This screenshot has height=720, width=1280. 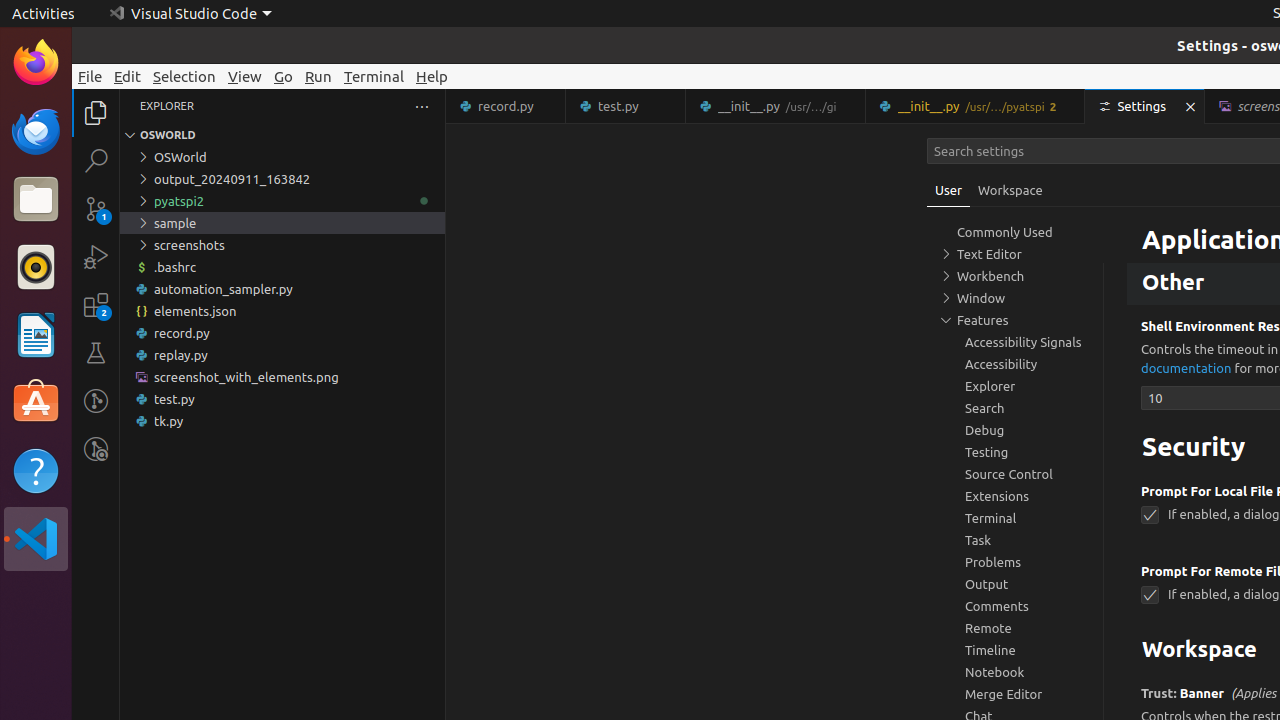 What do you see at coordinates (1015, 341) in the screenshot?
I see `'Accessibility Signals, group'` at bounding box center [1015, 341].